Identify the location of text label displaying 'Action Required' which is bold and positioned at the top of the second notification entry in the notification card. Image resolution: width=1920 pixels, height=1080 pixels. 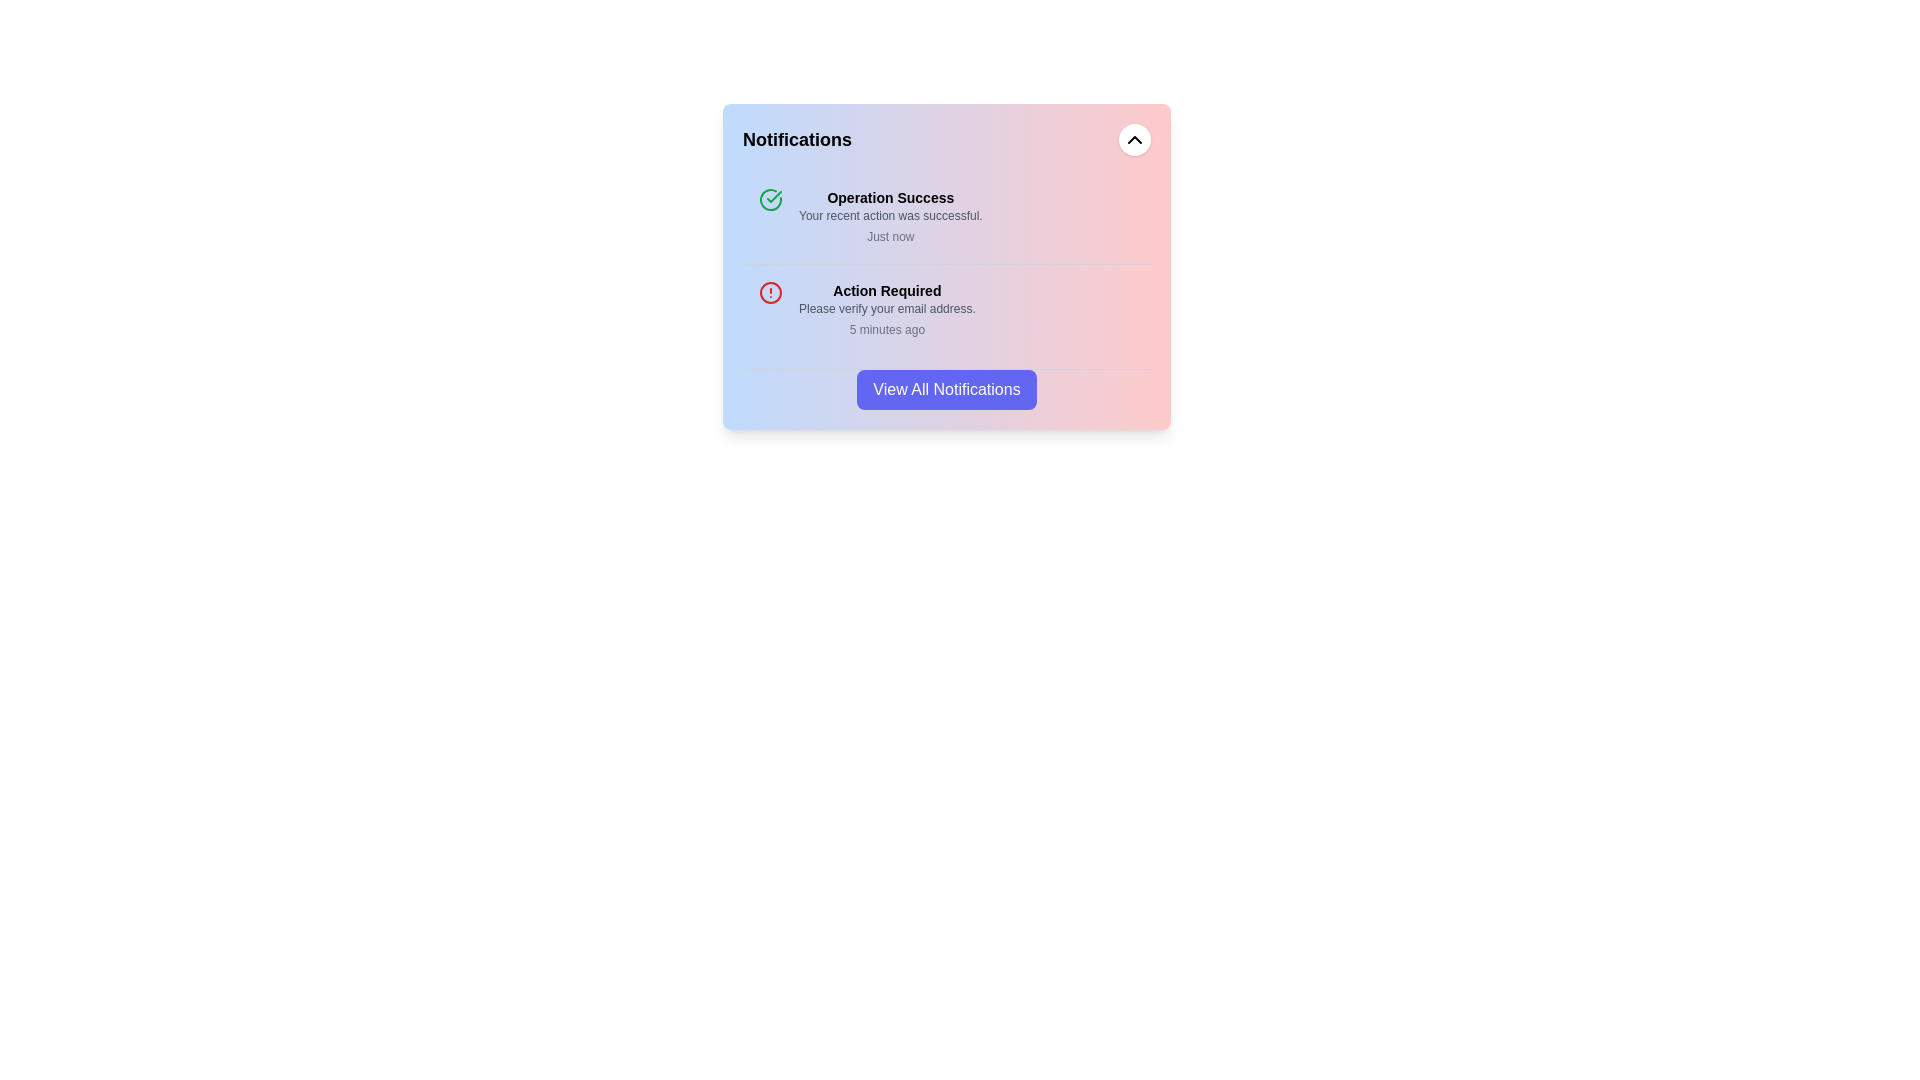
(886, 290).